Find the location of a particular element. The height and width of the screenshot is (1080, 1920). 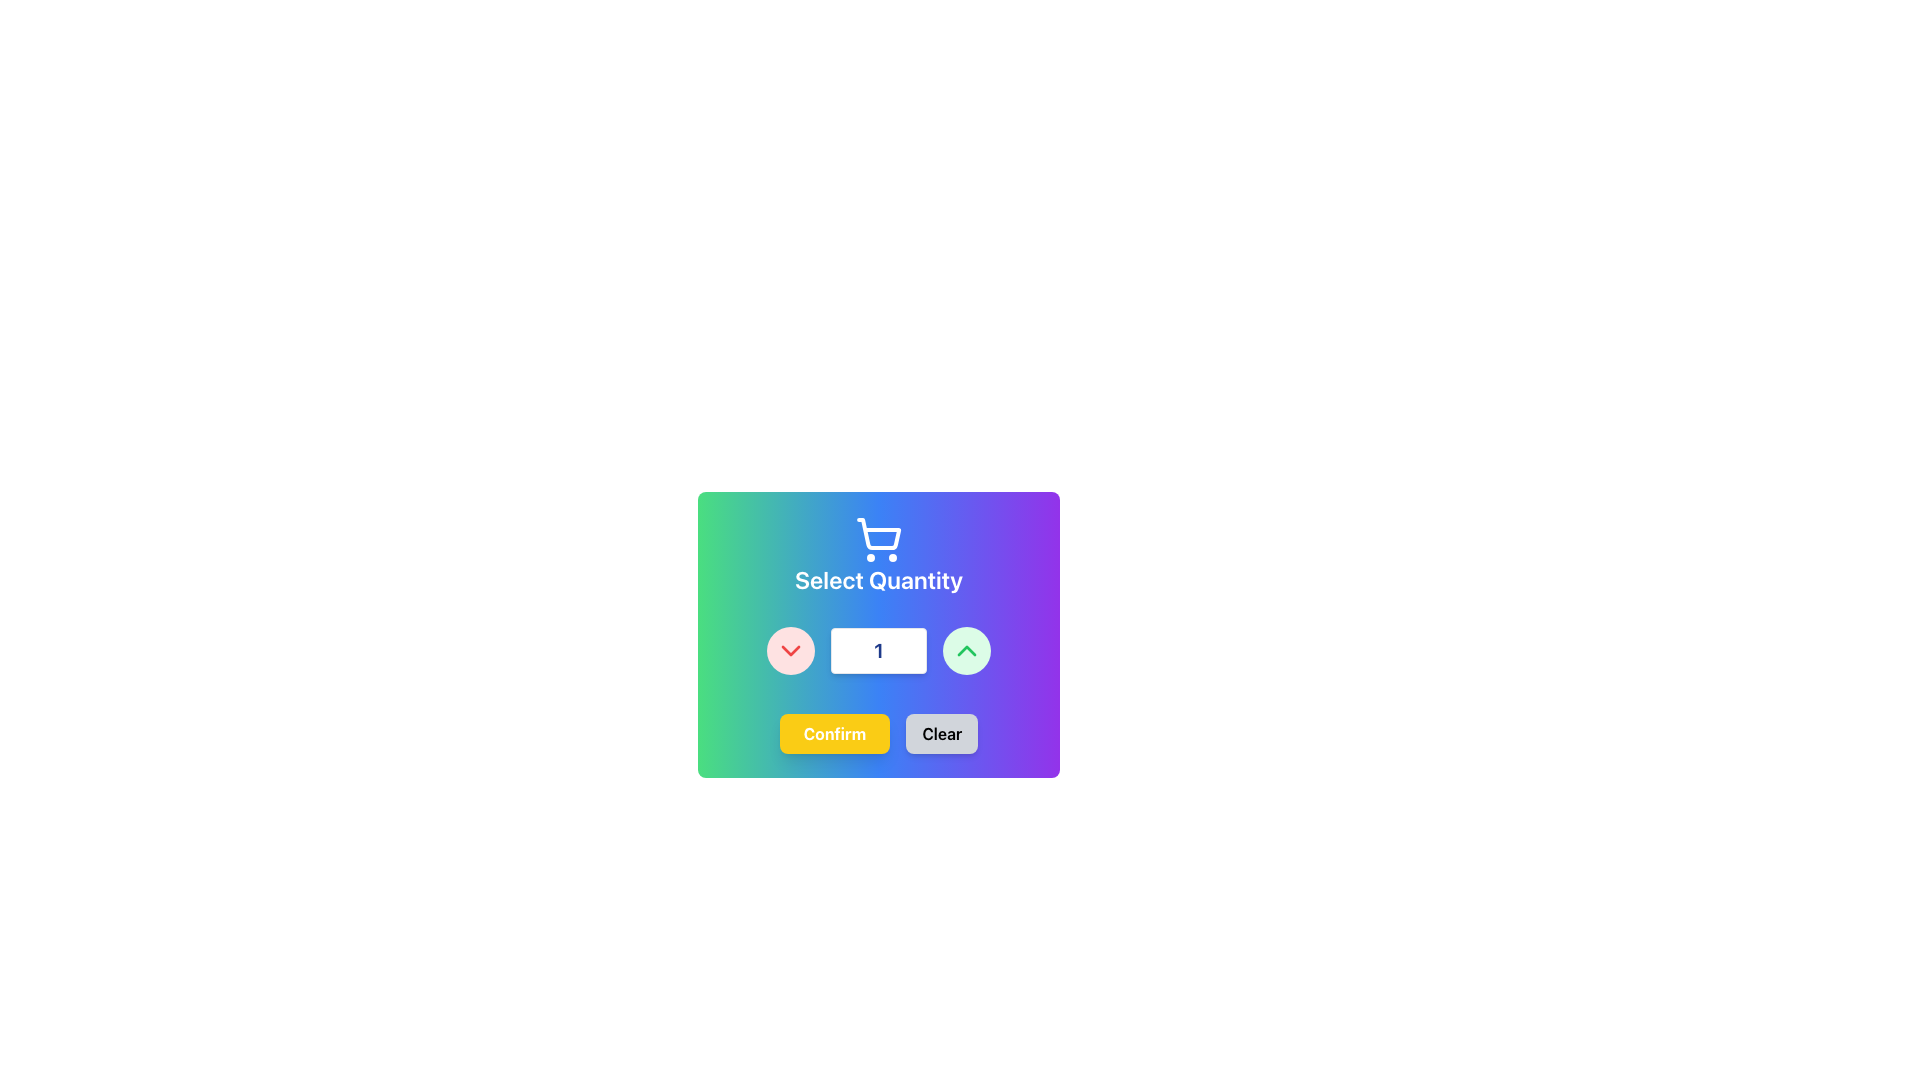

the shopping cart icon, which serves as a graphical symbol for e-commerce-related functionality, located at the top of the dialog box is located at coordinates (879, 533).